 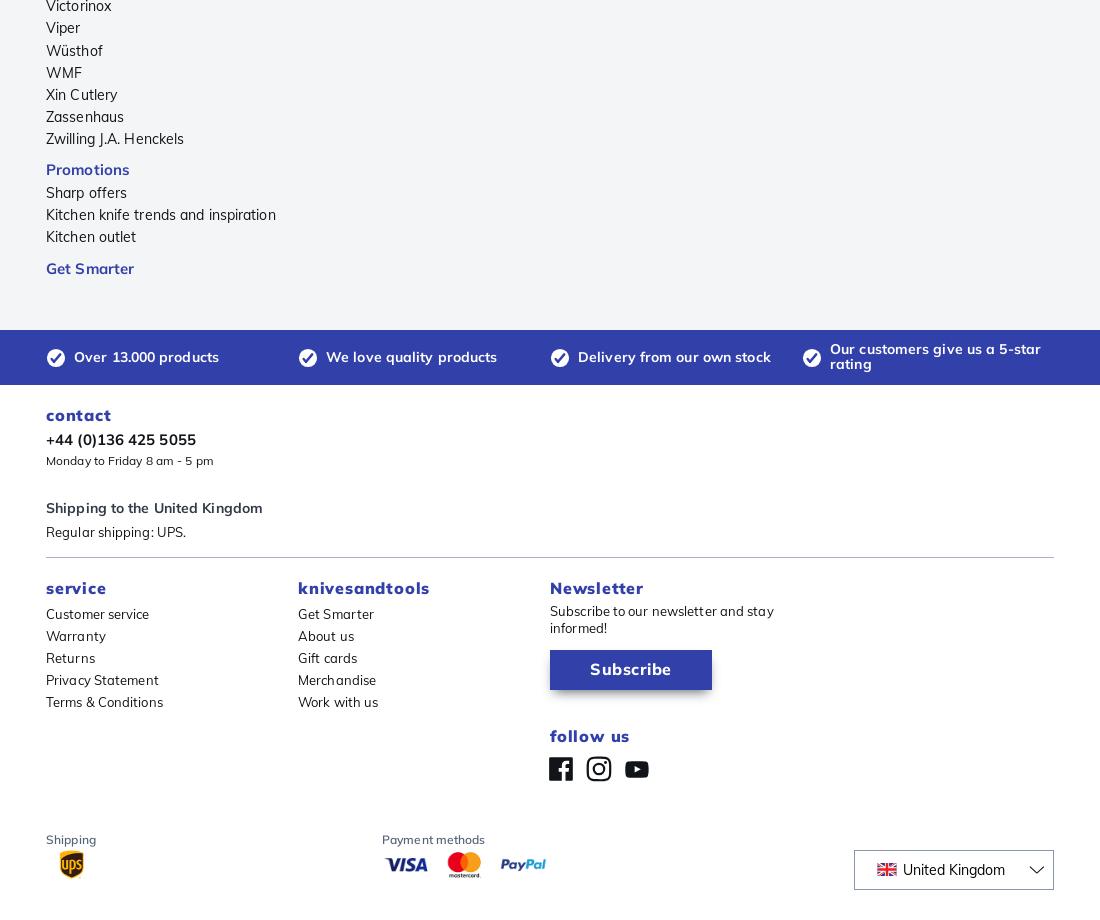 I want to click on 'Monday to Friday 8 am - 5 pm', so click(x=44, y=460).